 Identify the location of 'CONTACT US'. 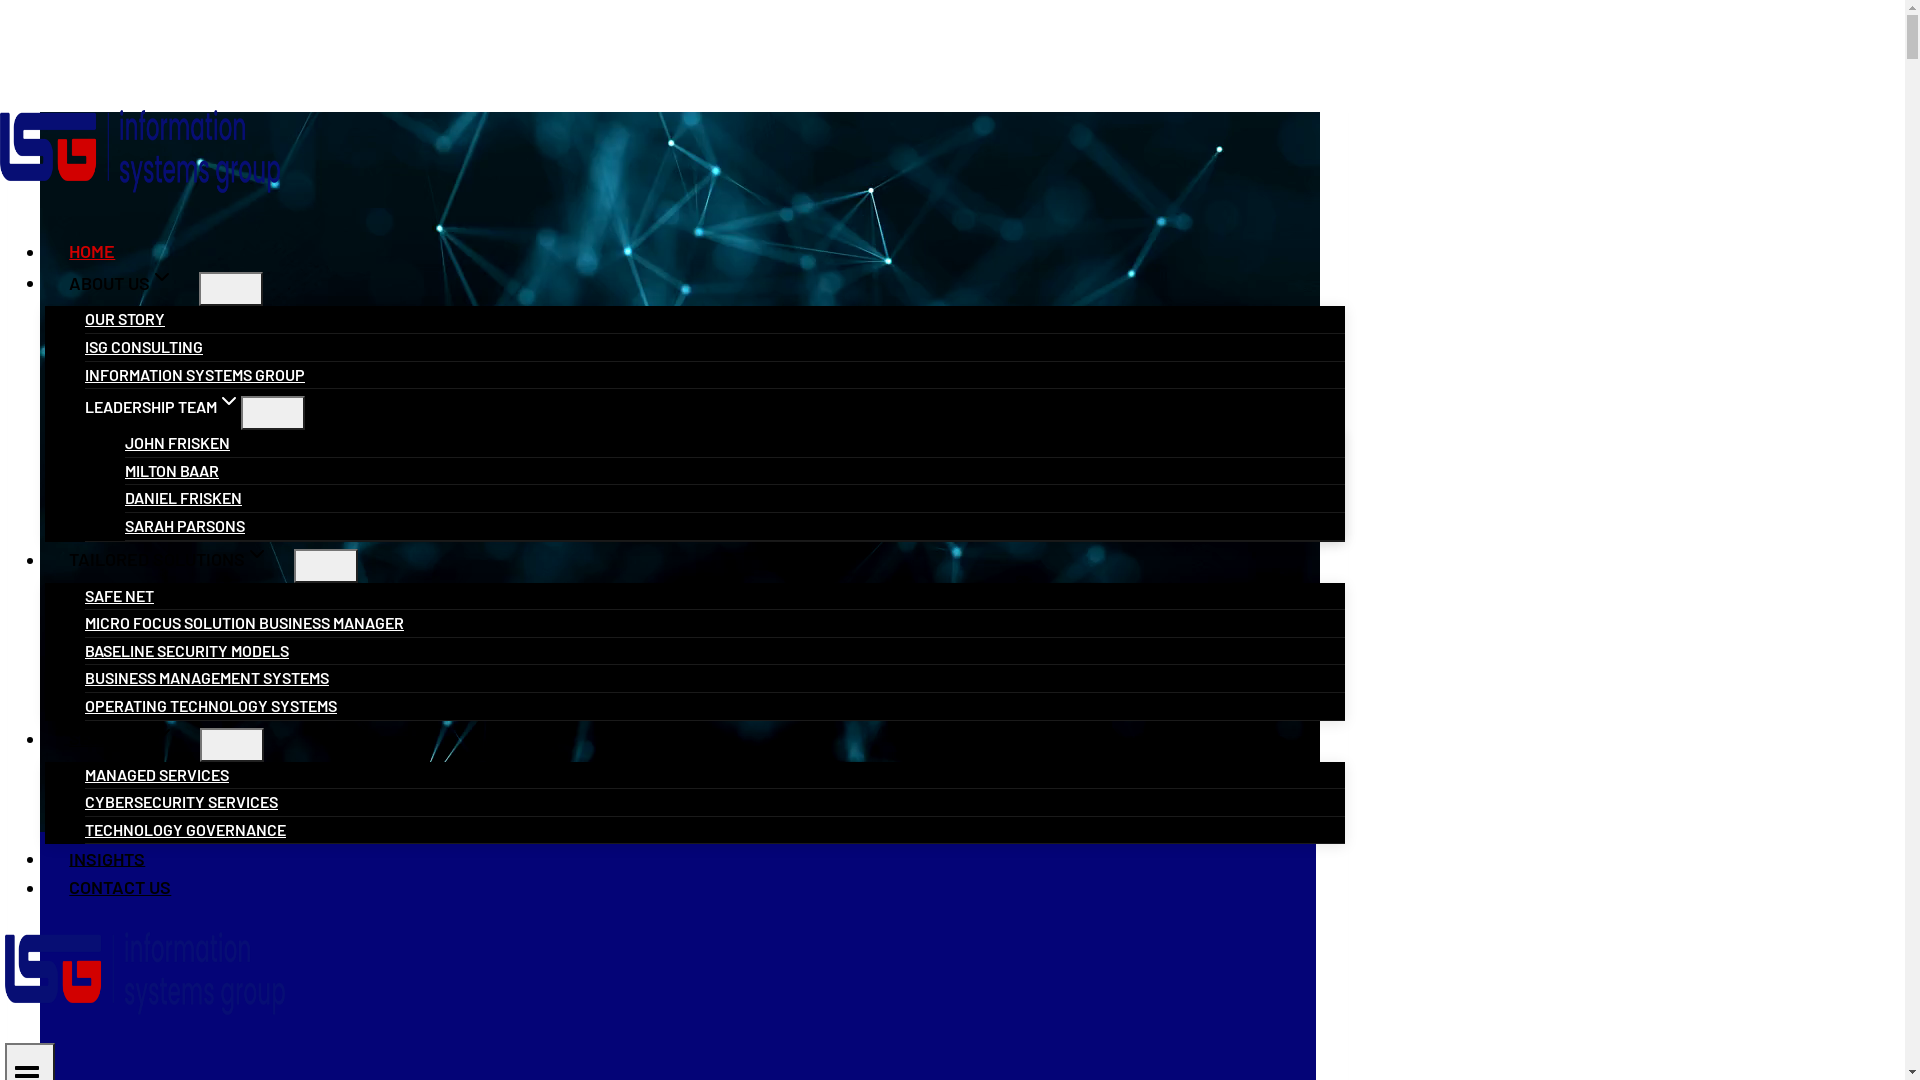
(119, 886).